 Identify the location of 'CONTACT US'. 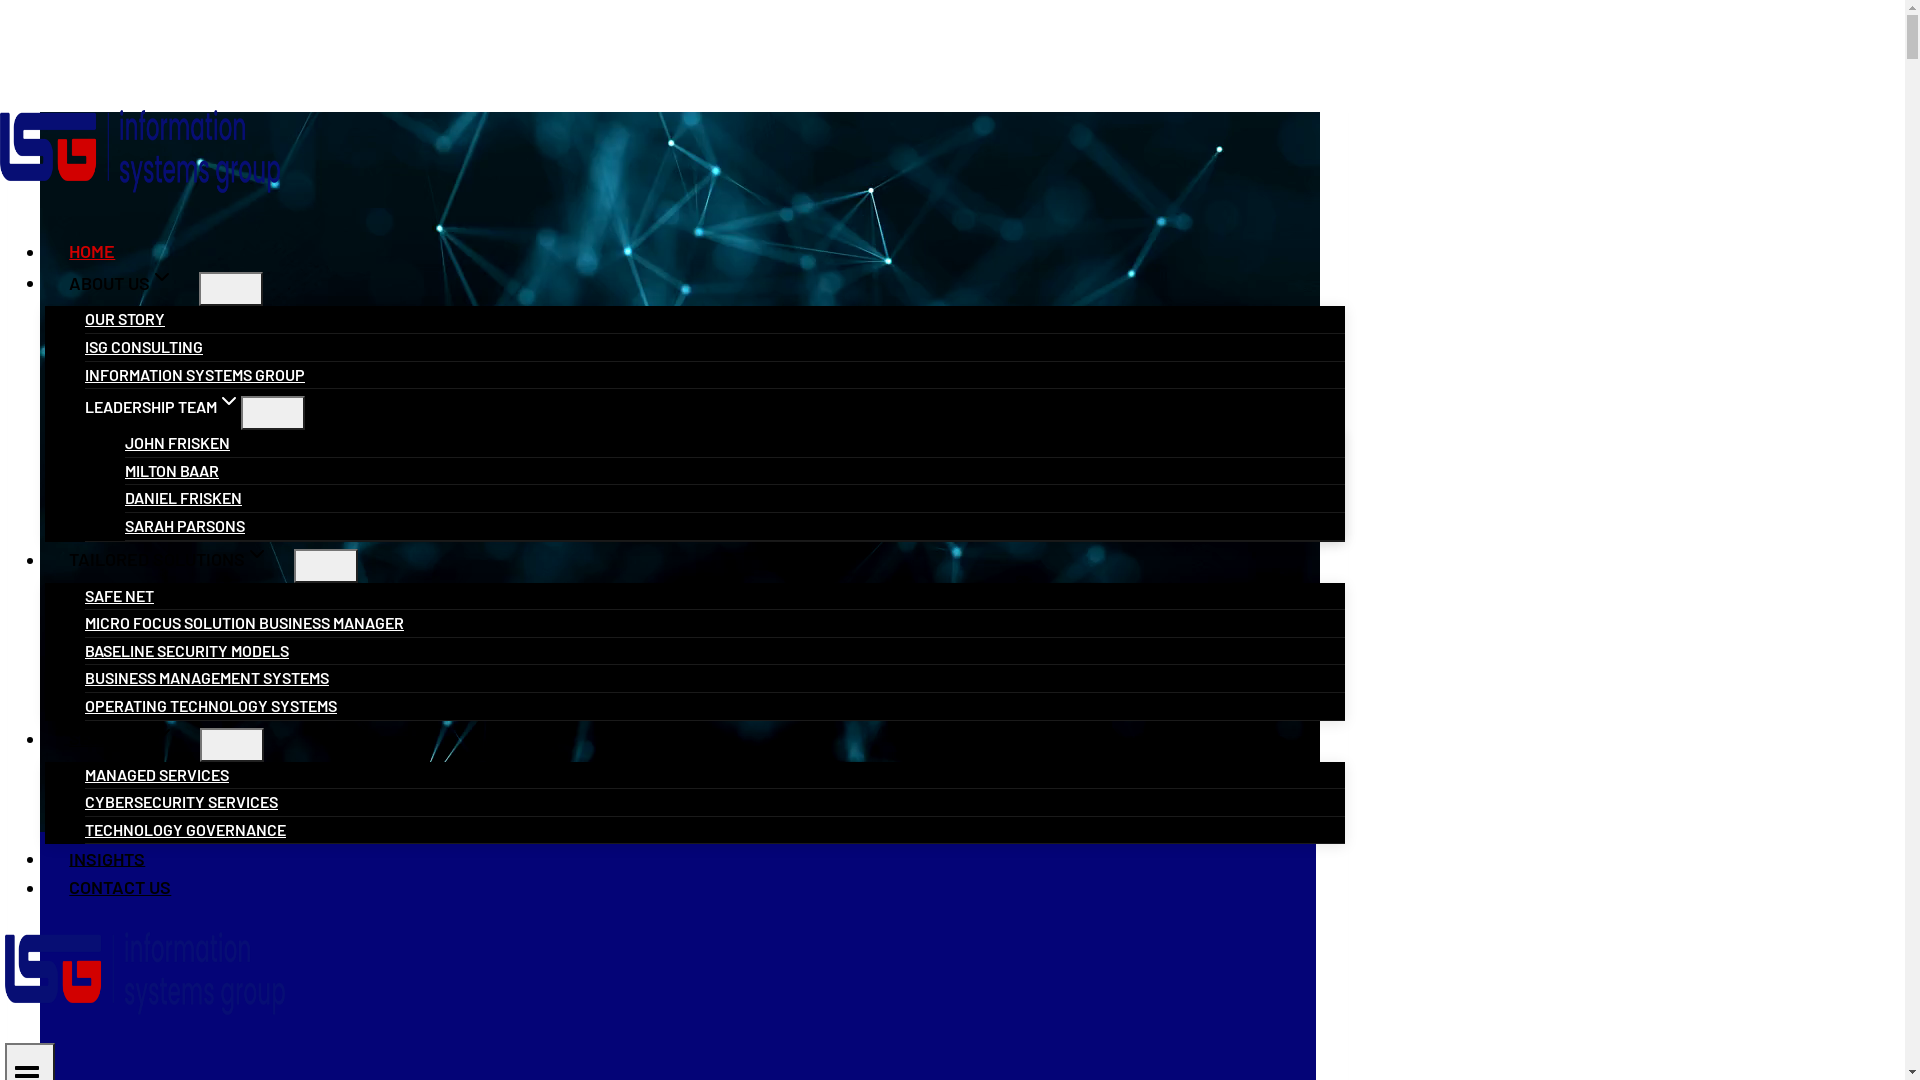
(119, 886).